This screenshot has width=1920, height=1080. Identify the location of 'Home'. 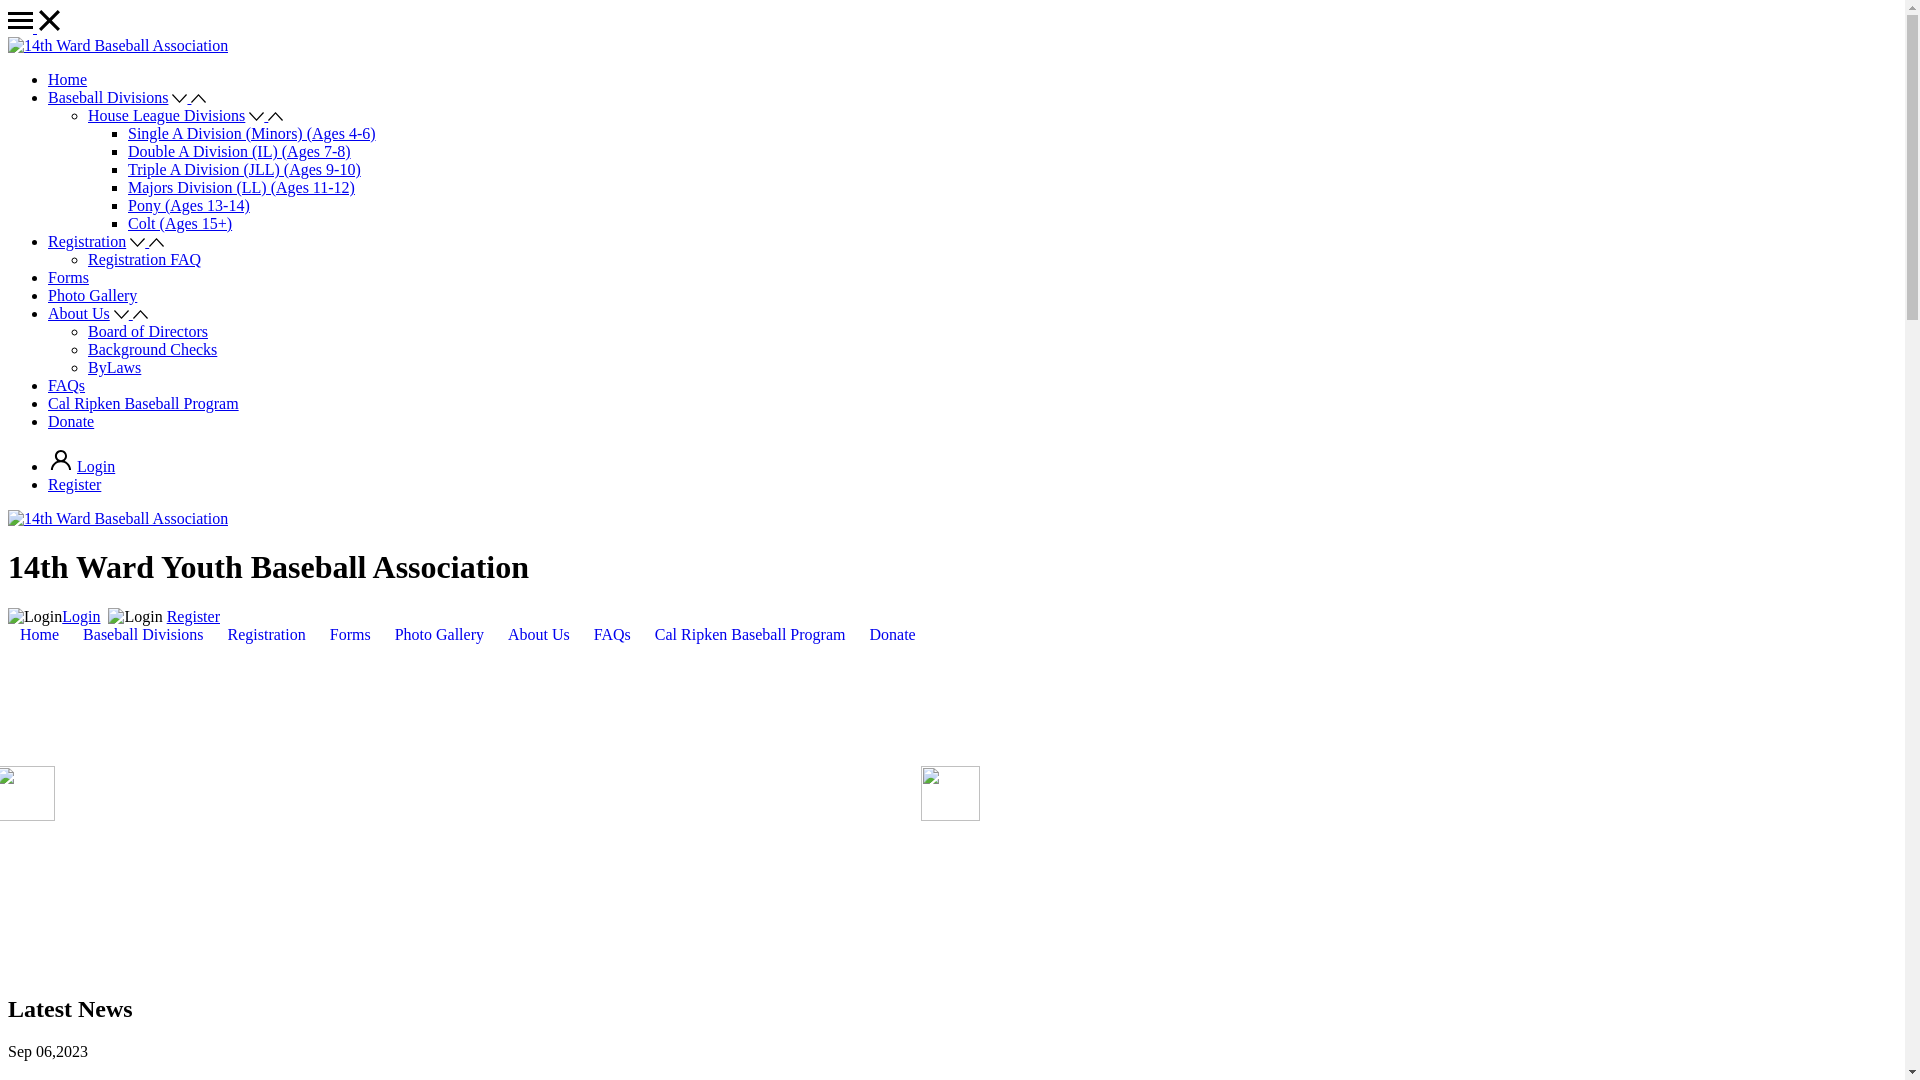
(67, 78).